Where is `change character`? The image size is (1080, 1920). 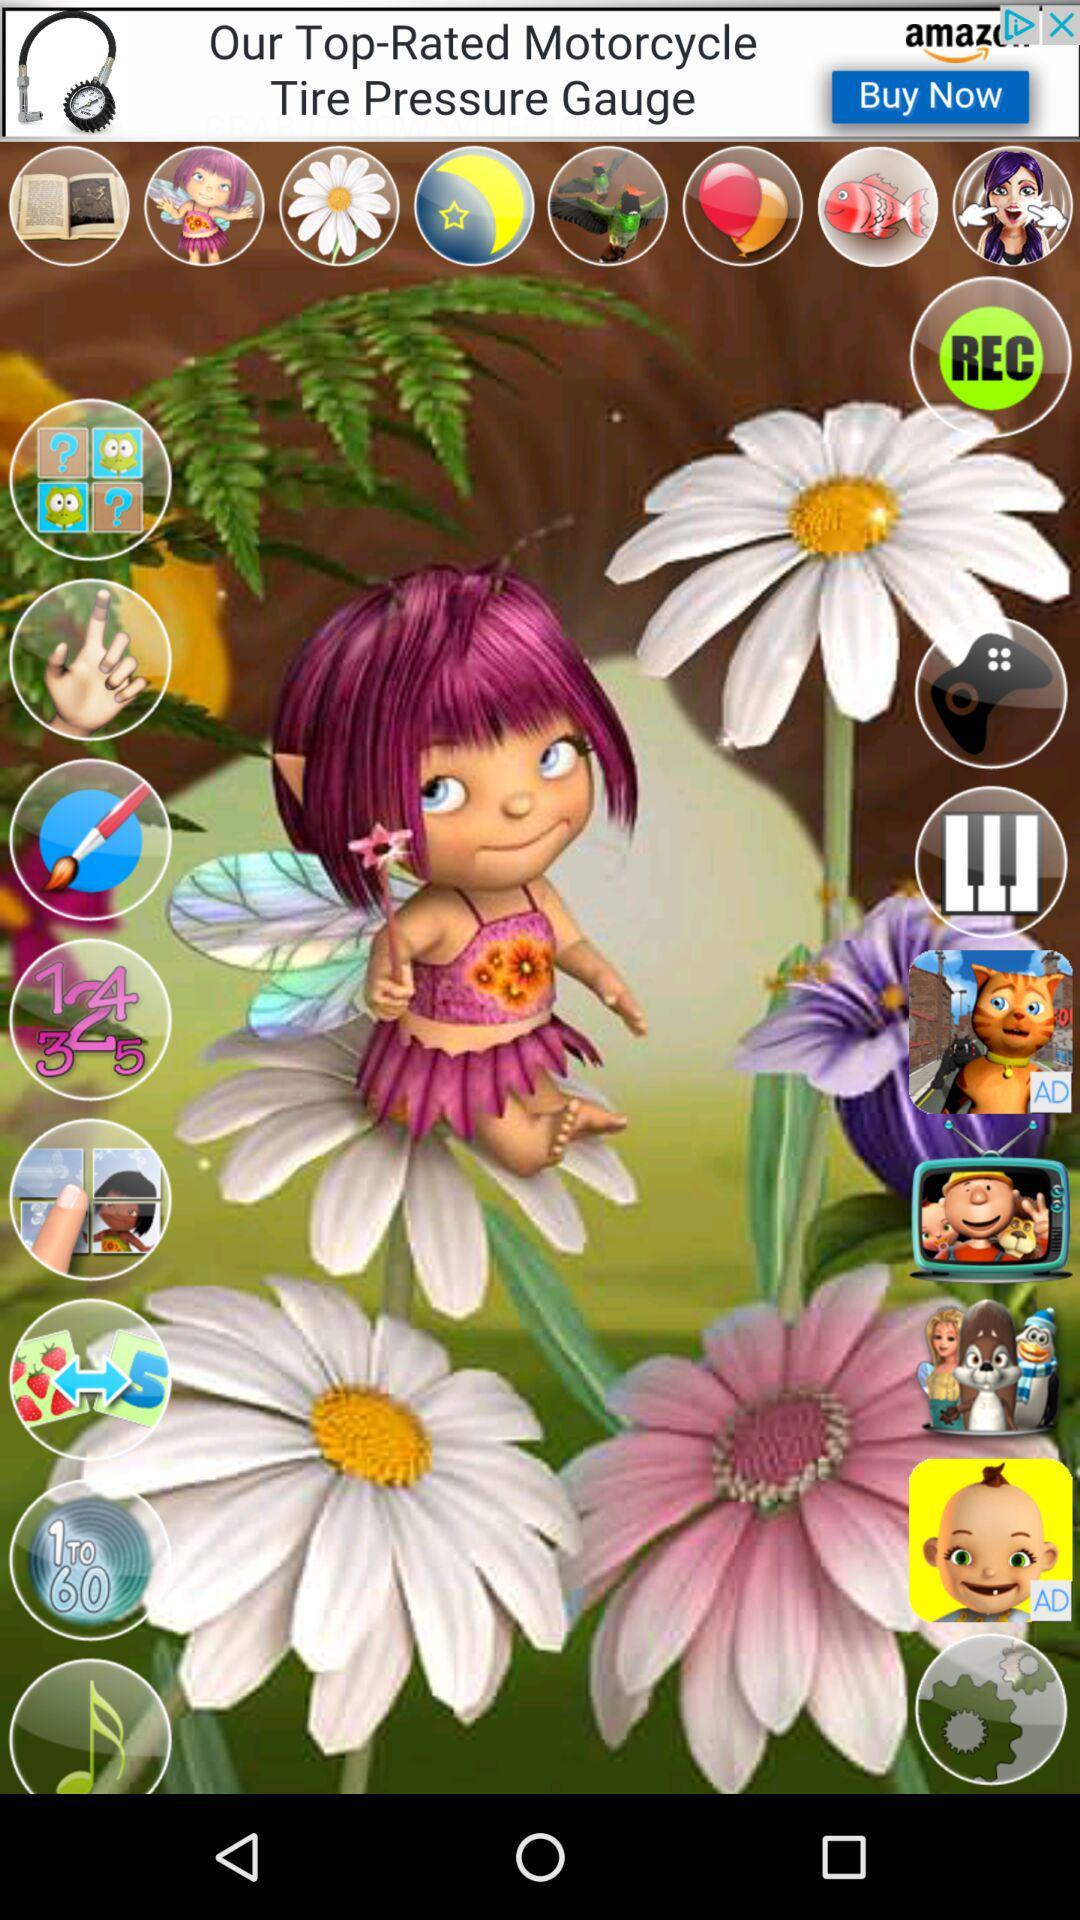 change character is located at coordinates (88, 1019).